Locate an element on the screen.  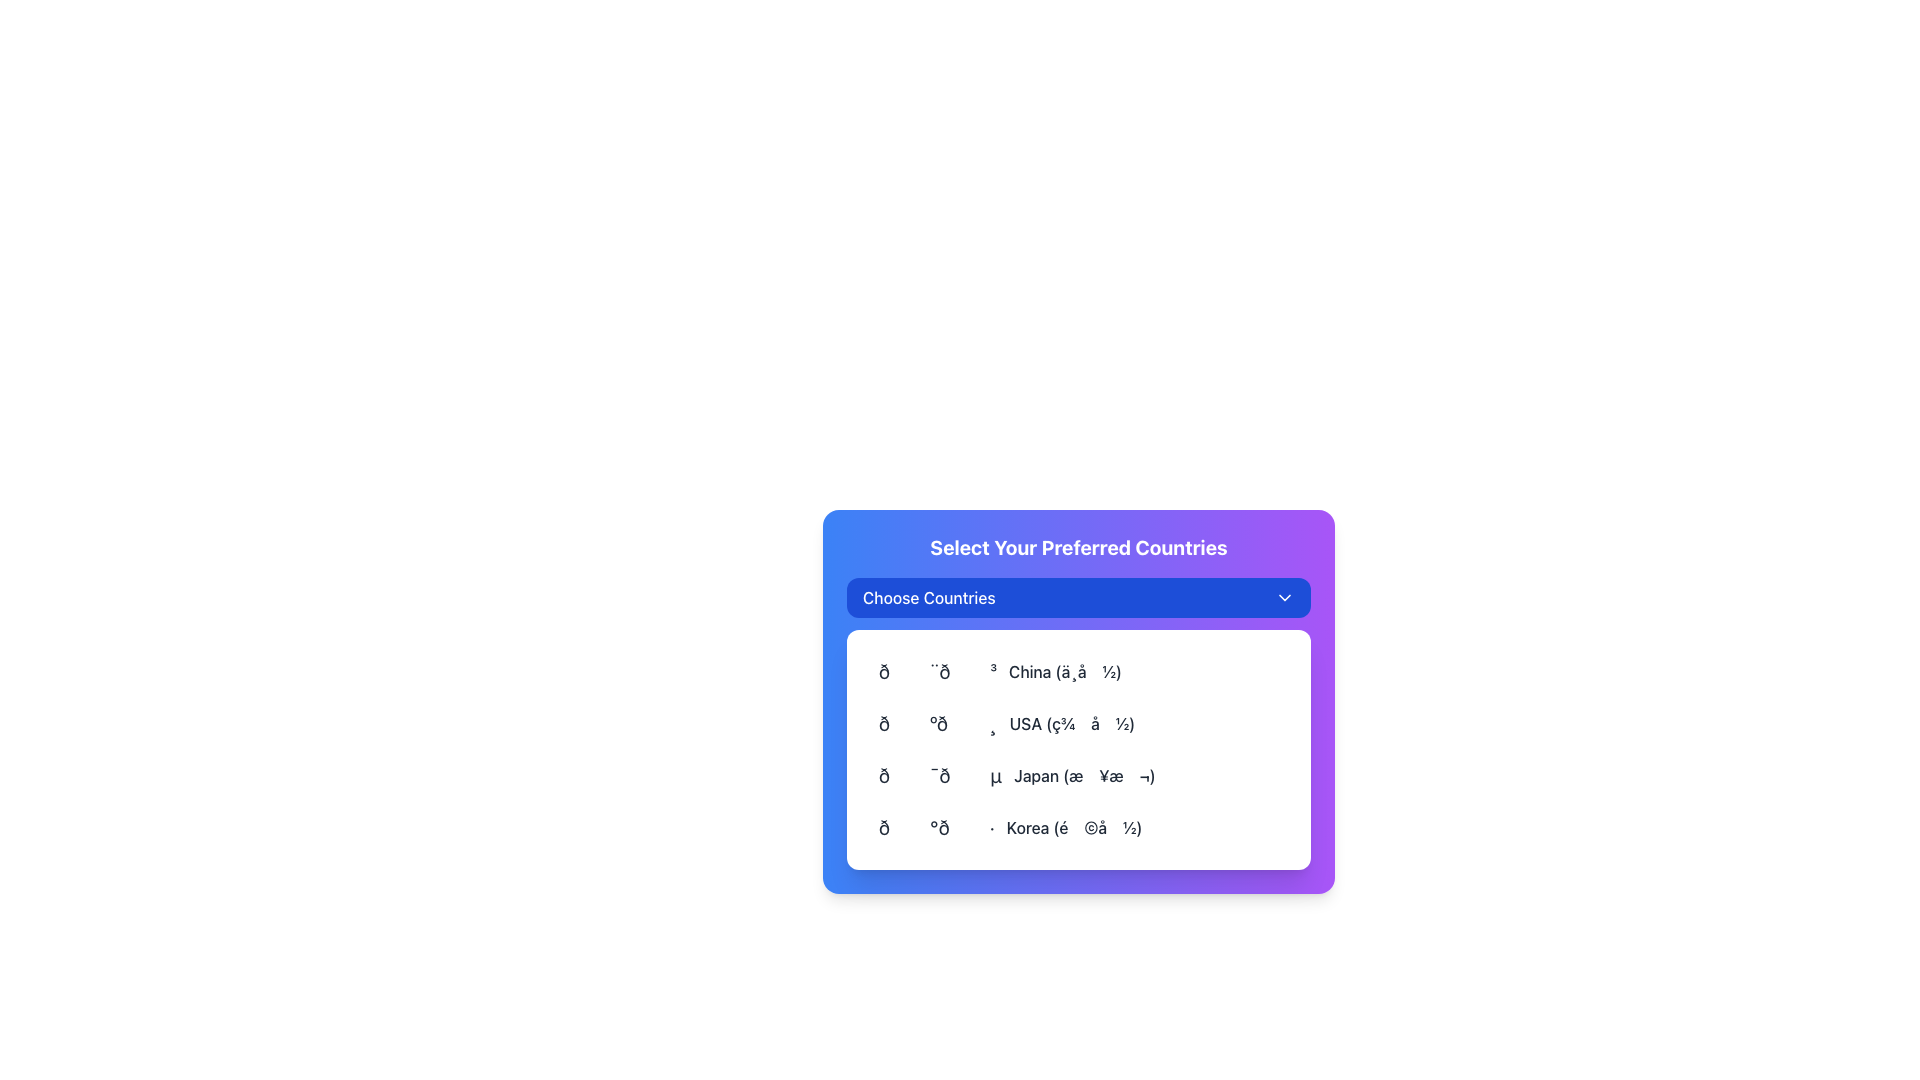
the 'Choose Countries' label, which displays white text on a blue background within a dropdown menu is located at coordinates (928, 596).